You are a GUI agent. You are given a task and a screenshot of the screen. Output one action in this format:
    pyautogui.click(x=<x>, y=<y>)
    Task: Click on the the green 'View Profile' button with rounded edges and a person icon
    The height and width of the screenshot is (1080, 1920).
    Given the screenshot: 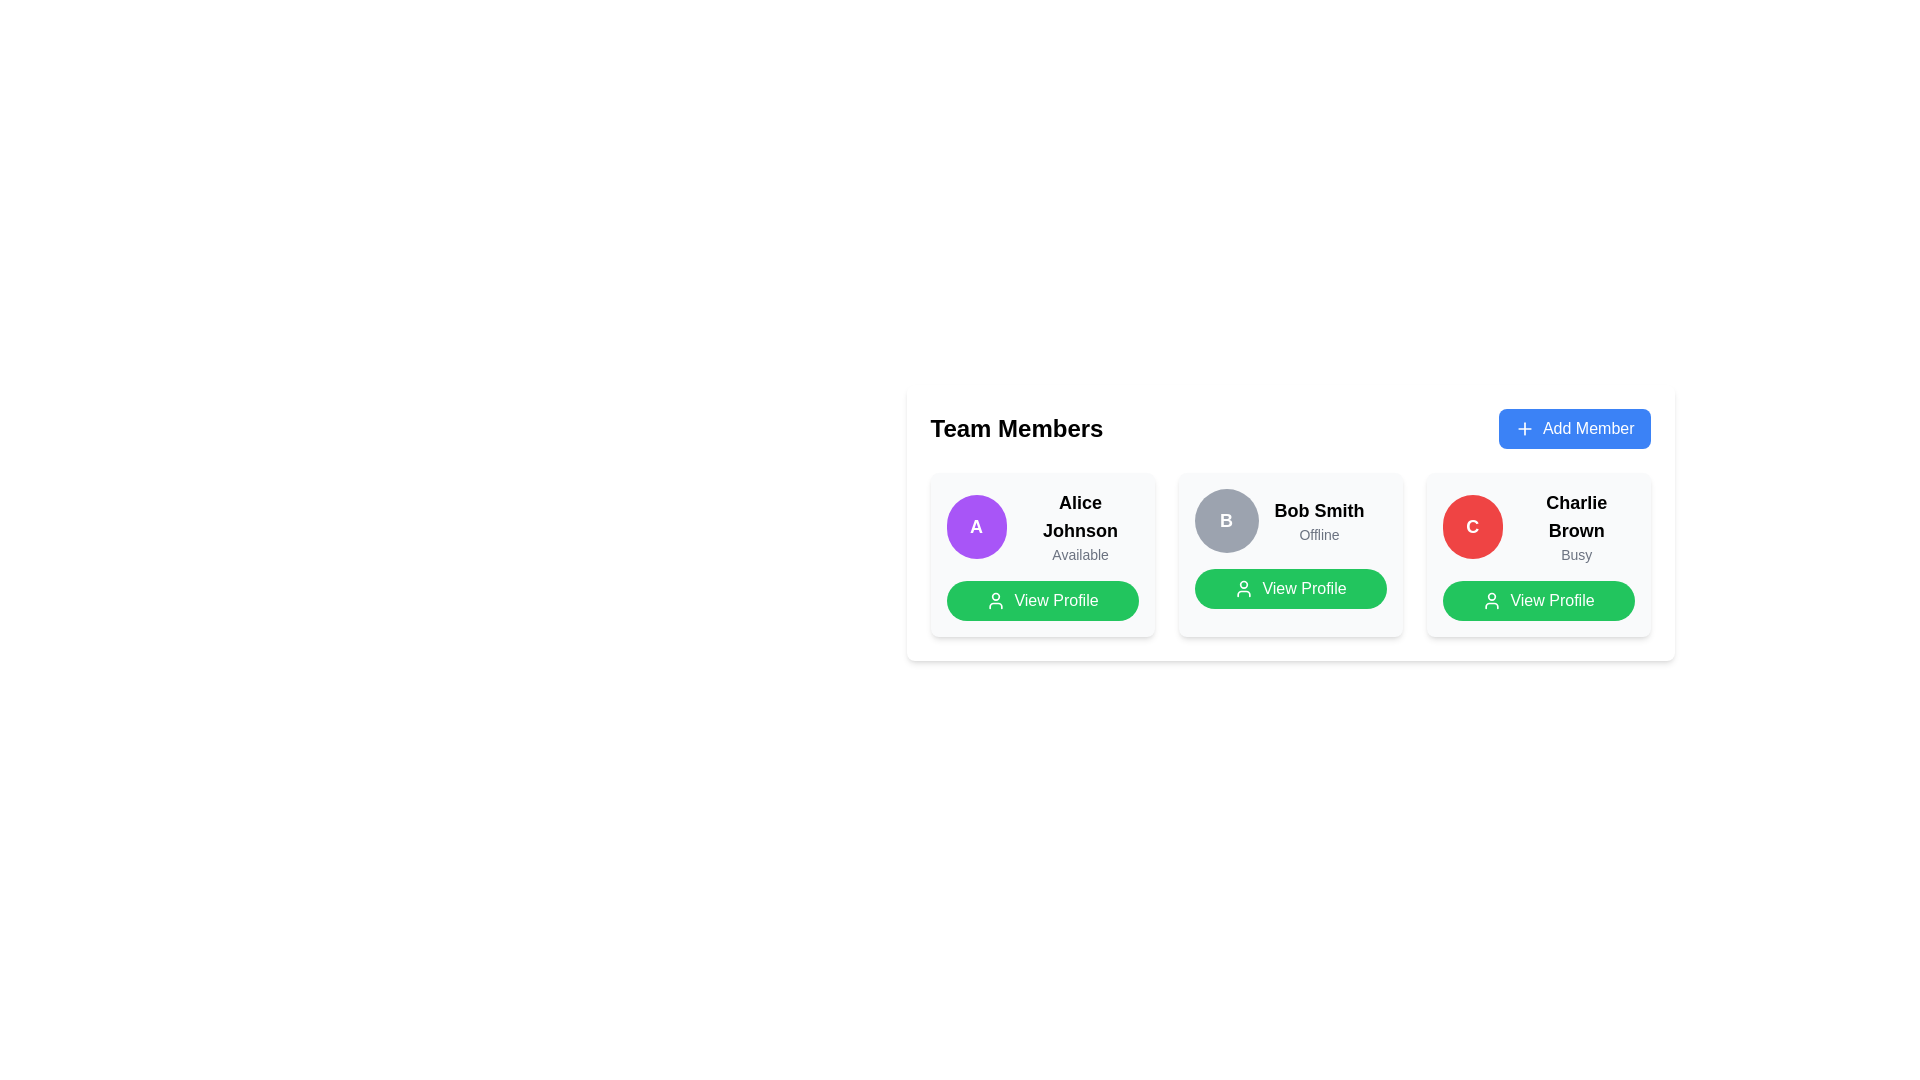 What is the action you would take?
    pyautogui.click(x=1290, y=588)
    